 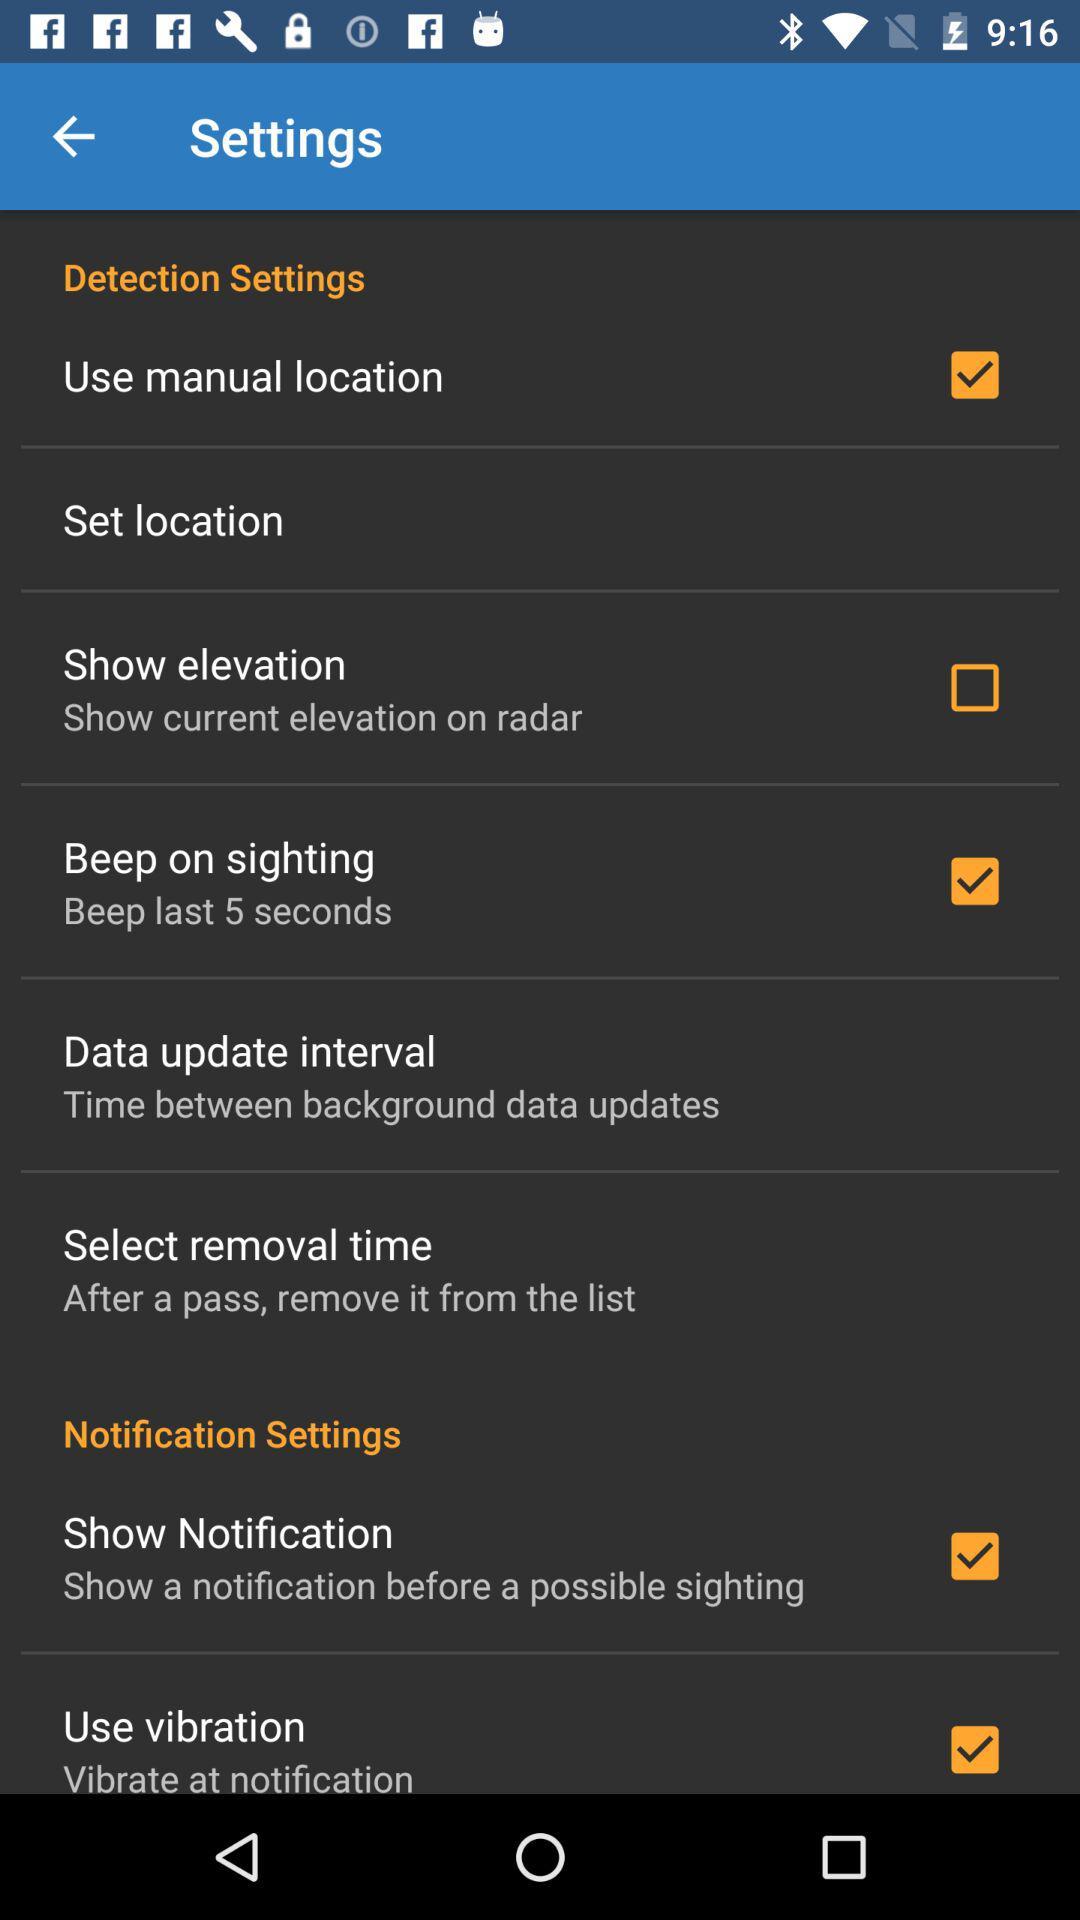 I want to click on the data update interval icon, so click(x=248, y=1049).